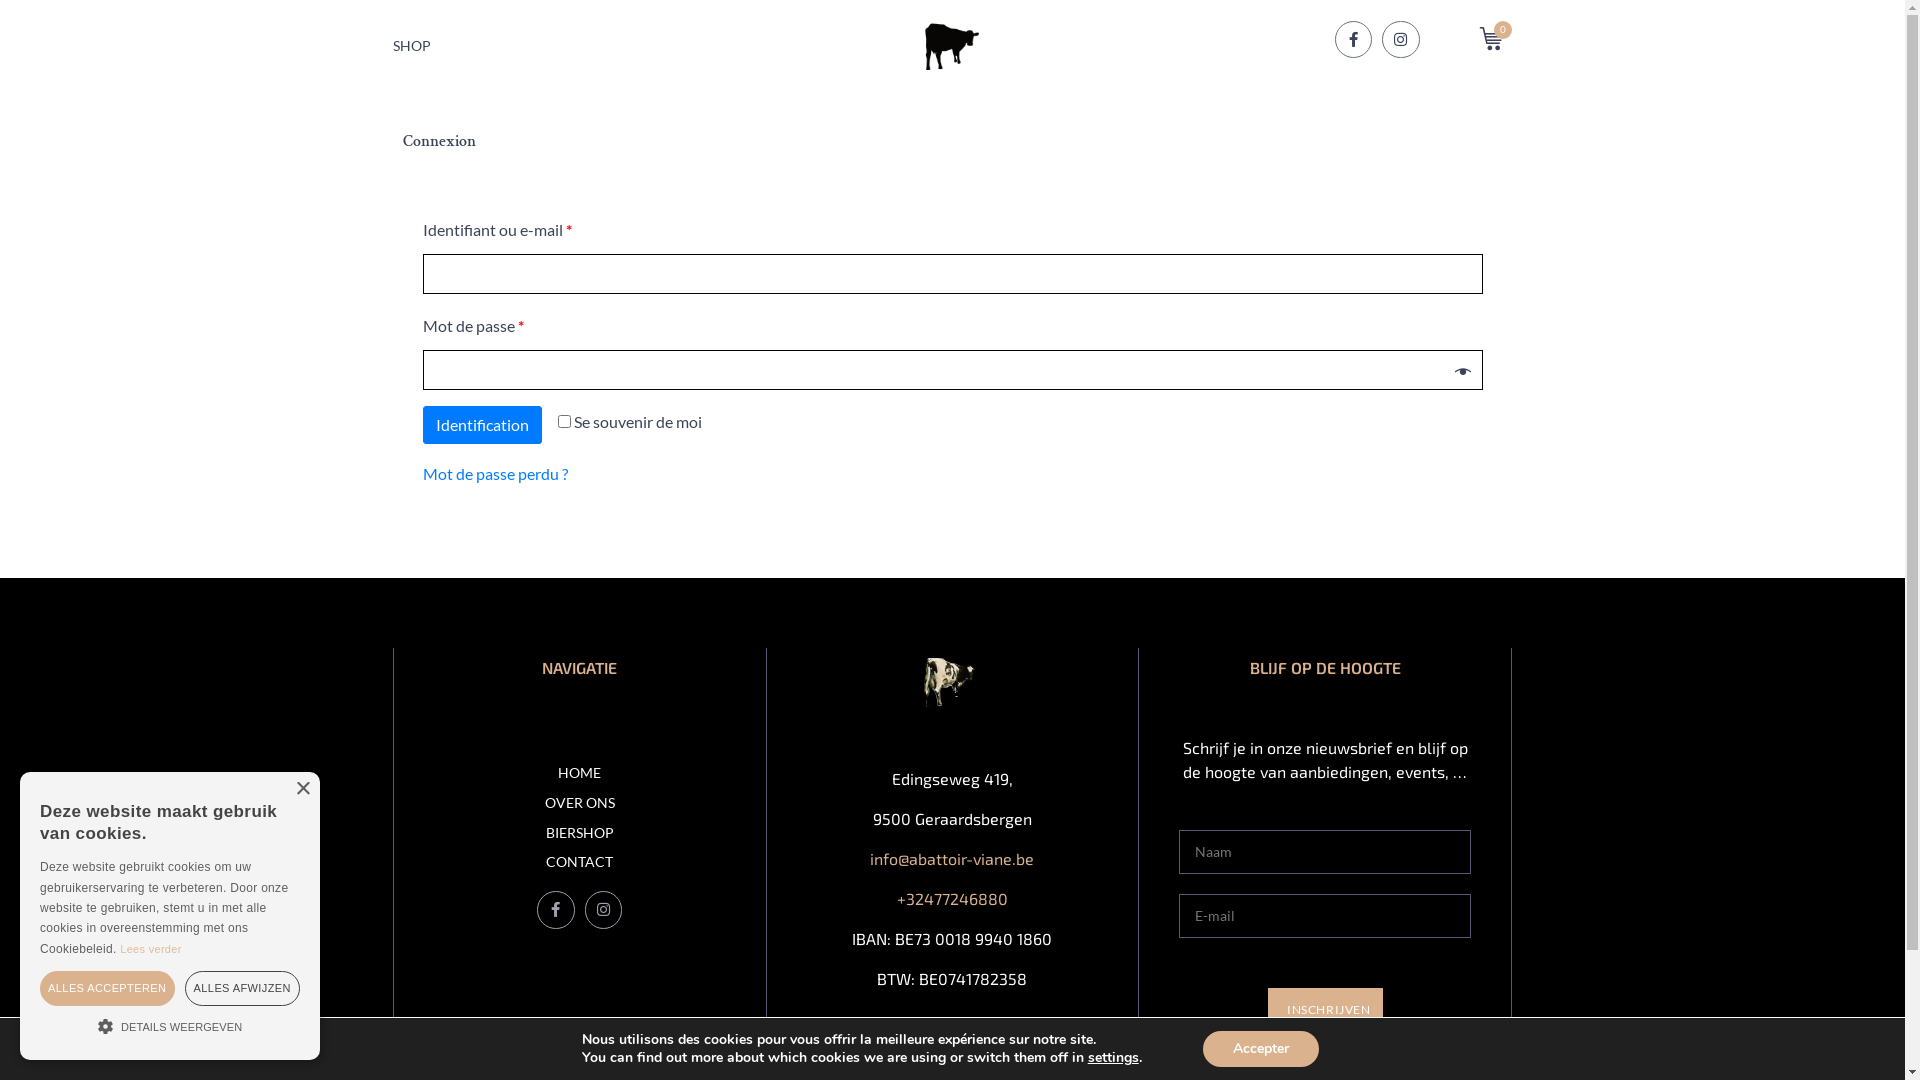  I want to click on '0', so click(1496, 38).